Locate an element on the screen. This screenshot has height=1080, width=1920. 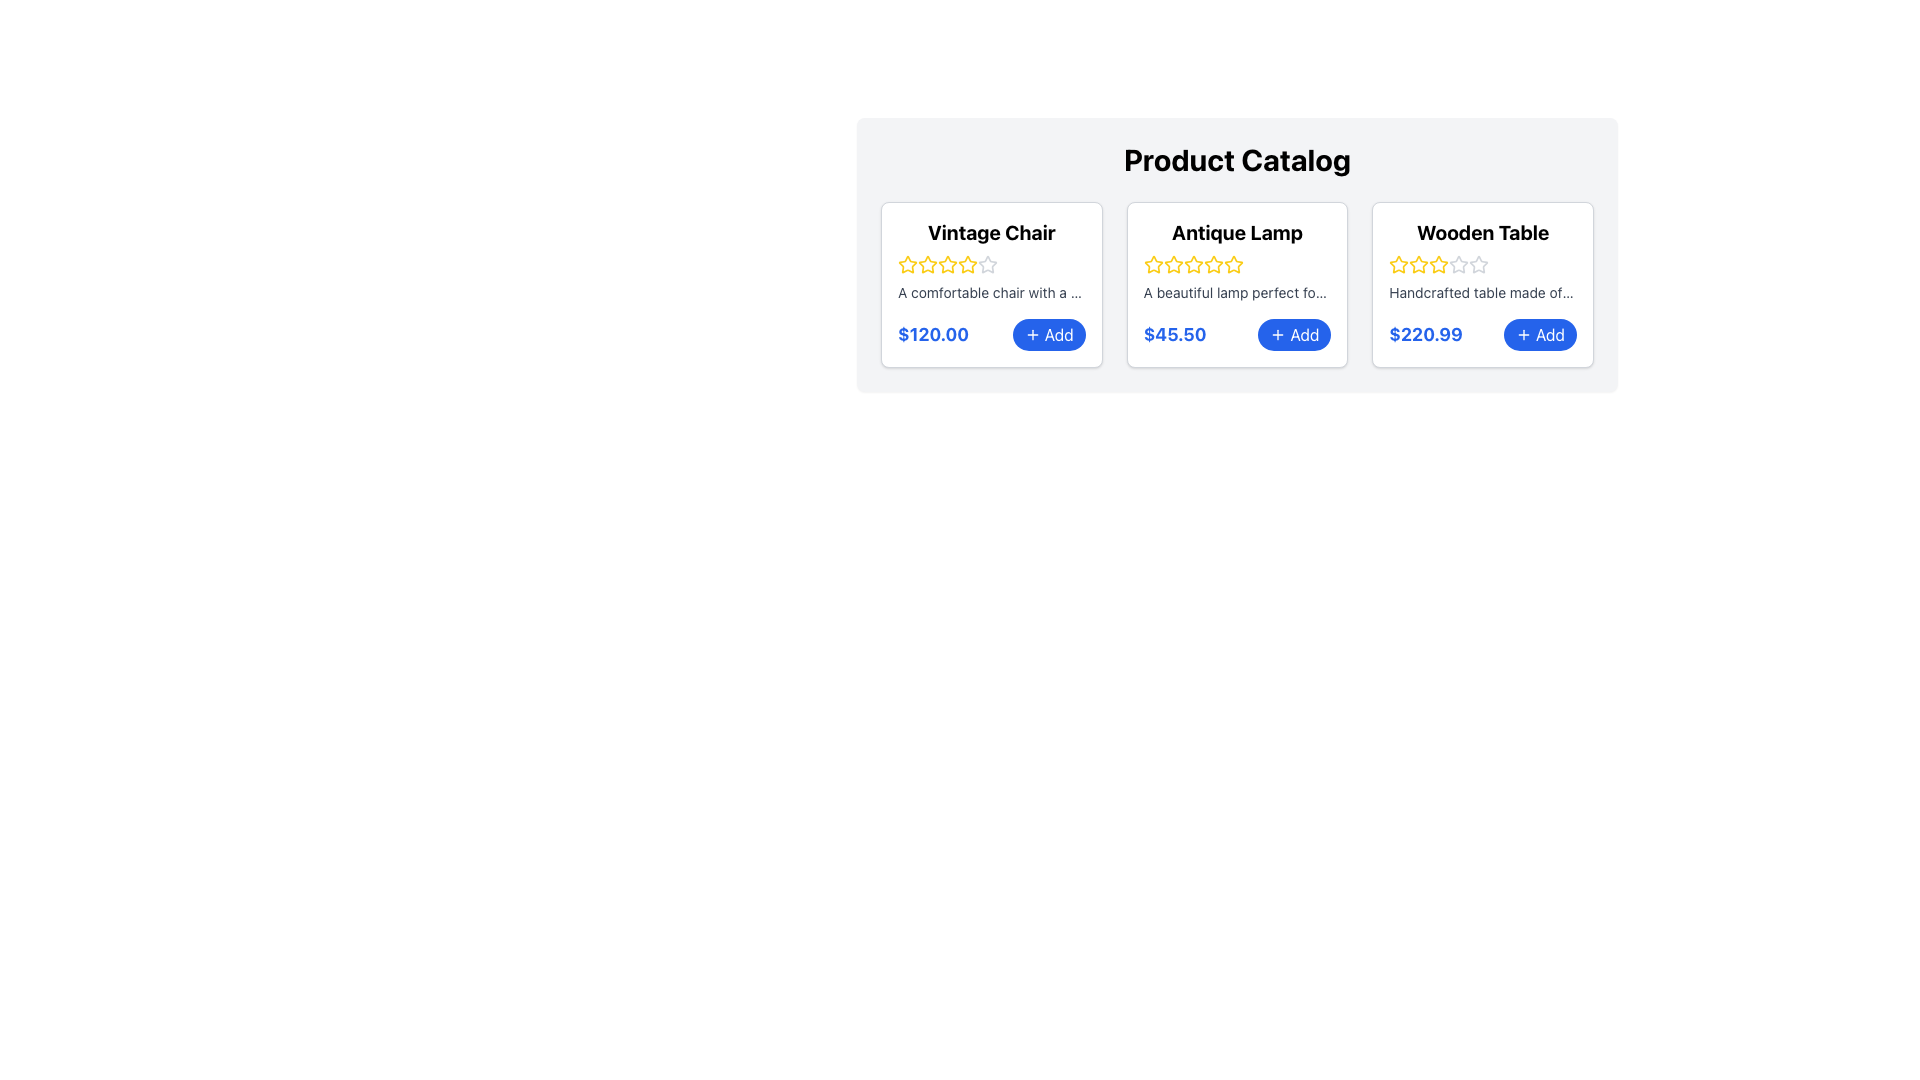
the 'Add' SVG Icon located within the 'Add' button of the 'Wooden Table' product card is located at coordinates (1522, 334).